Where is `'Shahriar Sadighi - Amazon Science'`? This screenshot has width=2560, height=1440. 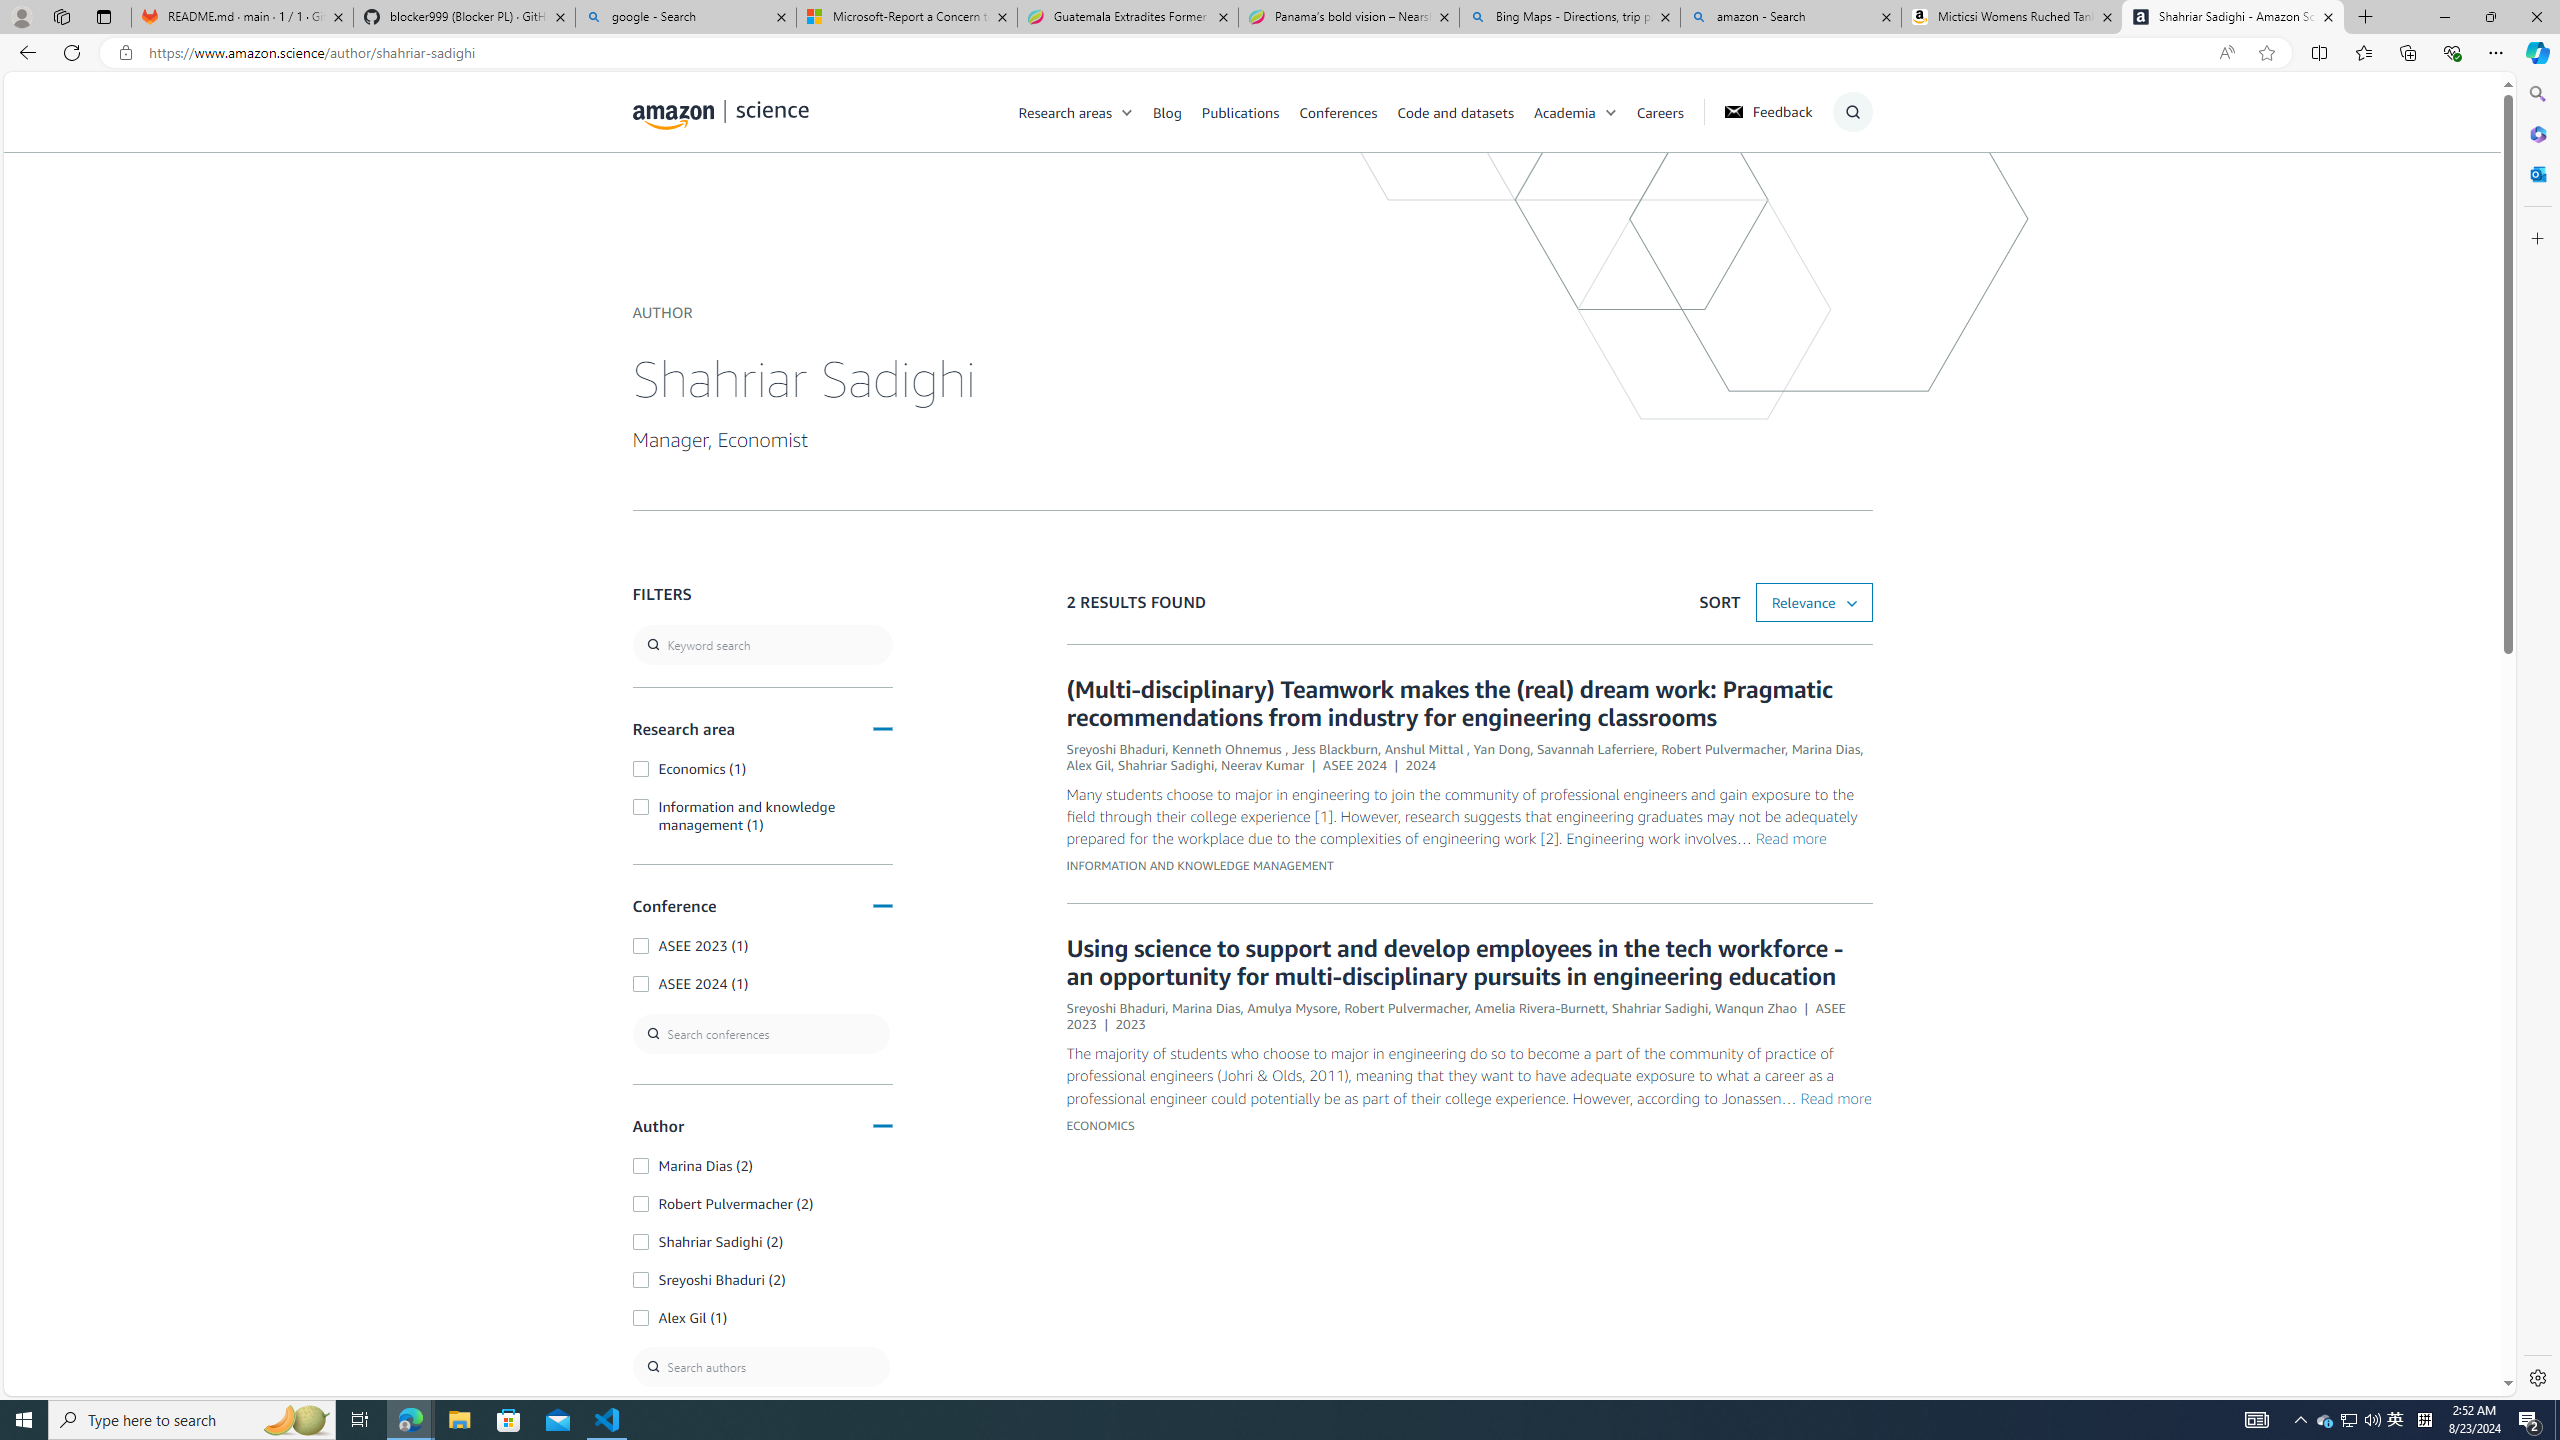
'Shahriar Sadighi - Amazon Science' is located at coordinates (2233, 16).